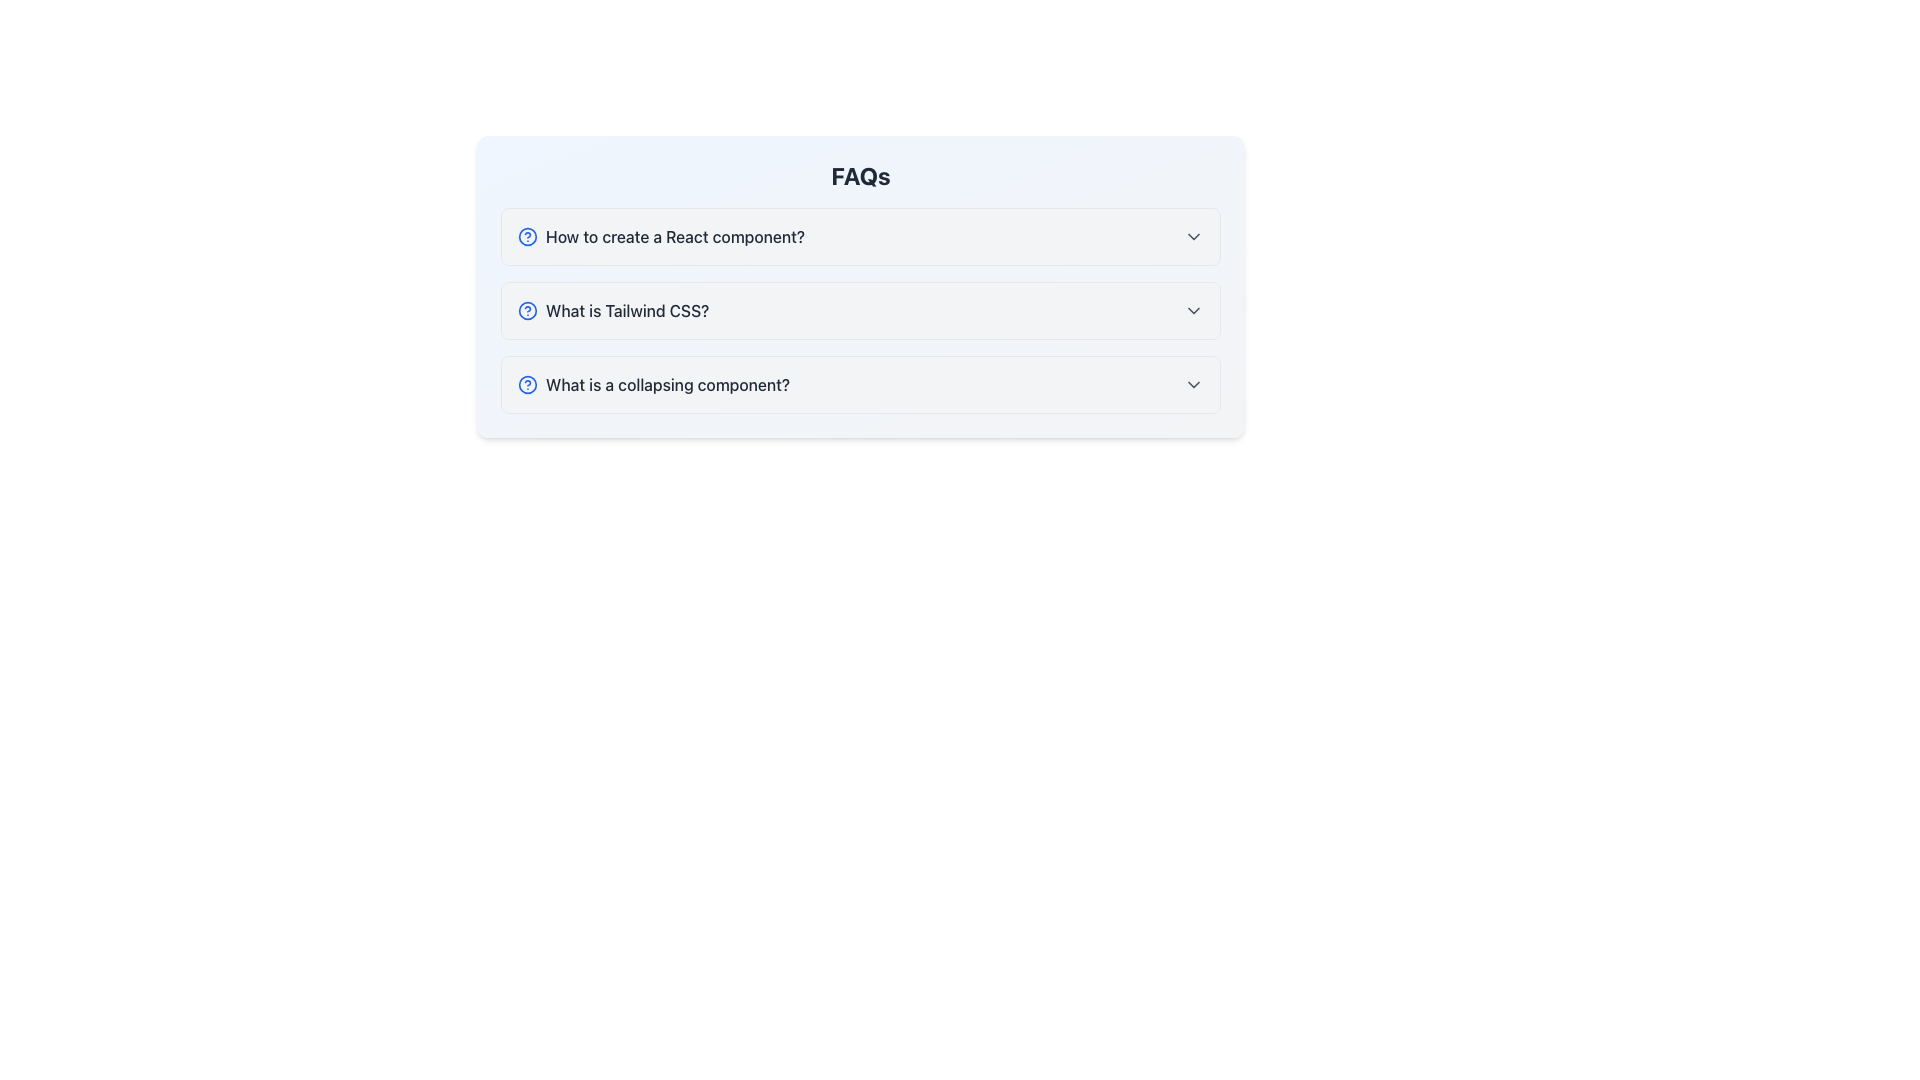 Image resolution: width=1920 pixels, height=1080 pixels. What do you see at coordinates (860, 175) in the screenshot?
I see `the bold, centered 'FAQs' heading text that is styled with a dark gray font, located at the top of the FAQ section` at bounding box center [860, 175].